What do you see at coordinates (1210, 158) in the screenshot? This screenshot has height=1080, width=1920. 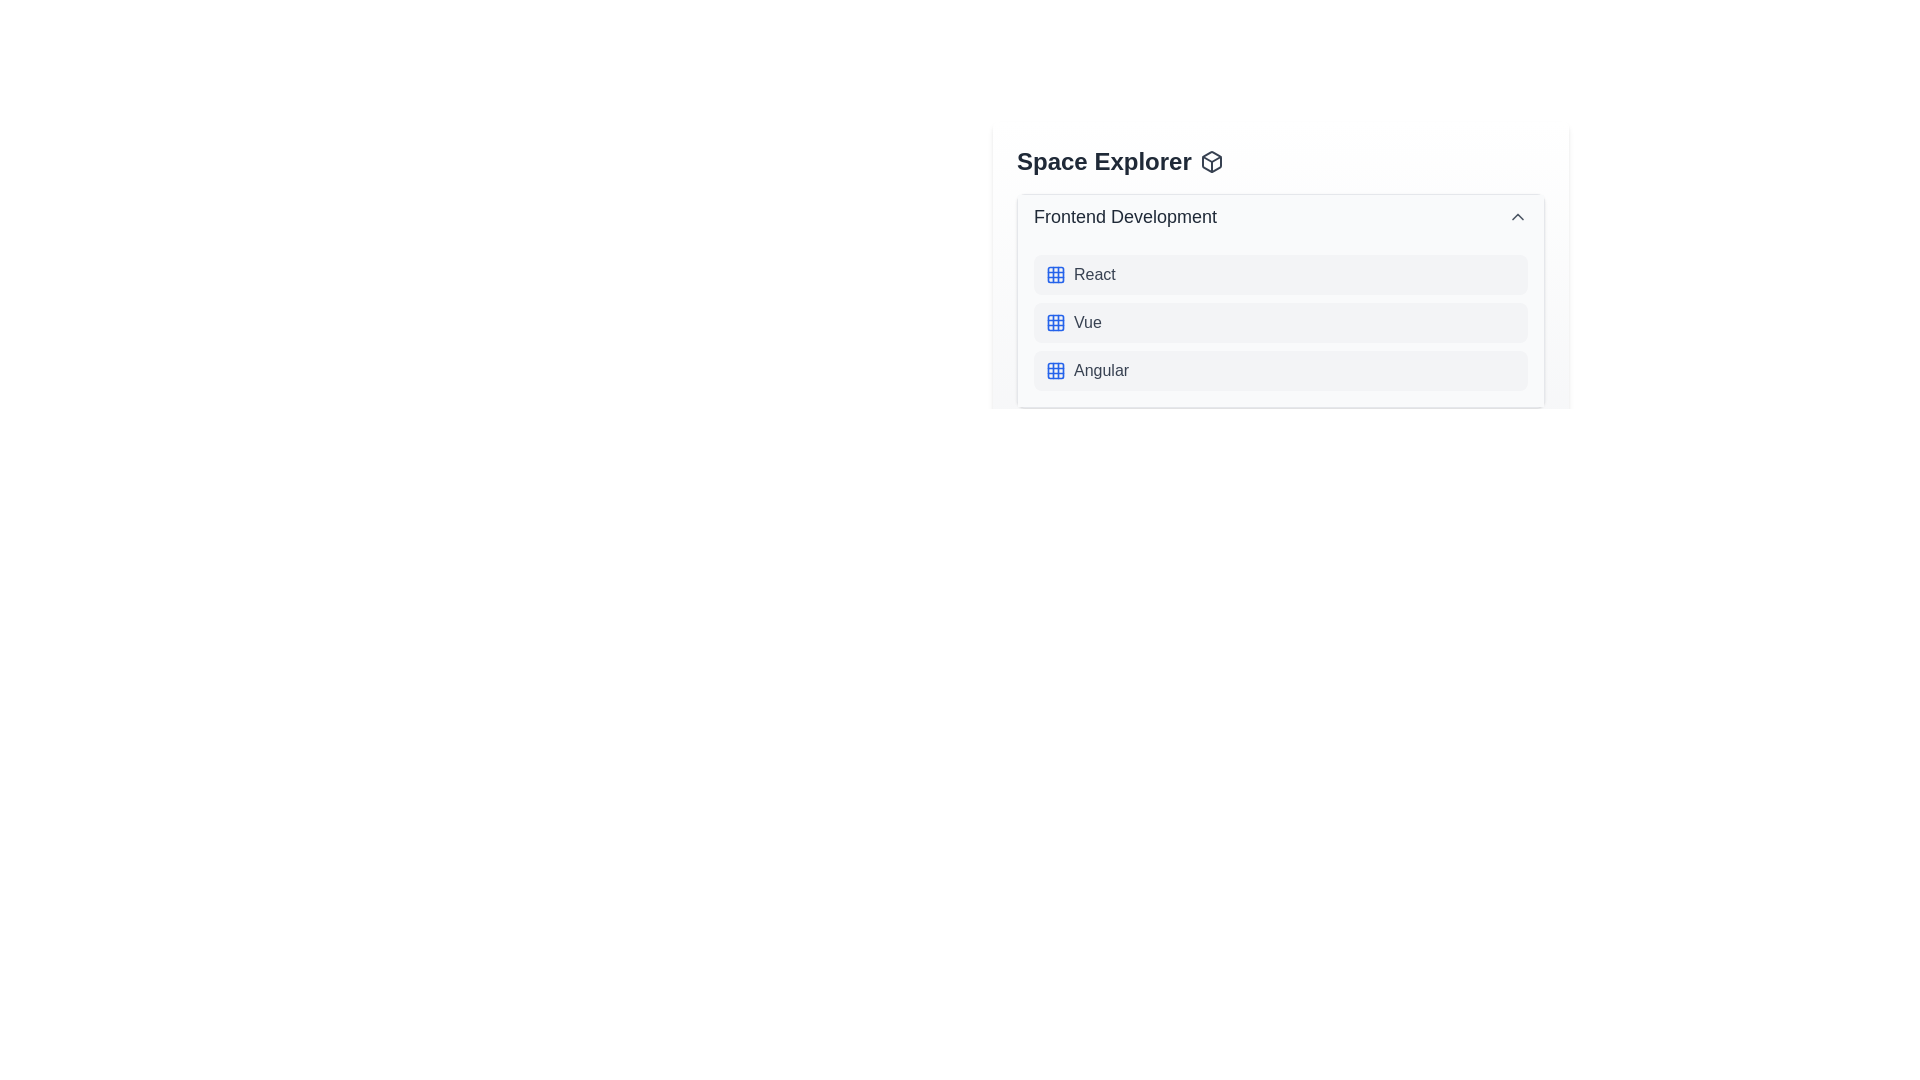 I see `the middle triangular segment of the cube-like icon next to the 'Space Explorer' title text` at bounding box center [1210, 158].